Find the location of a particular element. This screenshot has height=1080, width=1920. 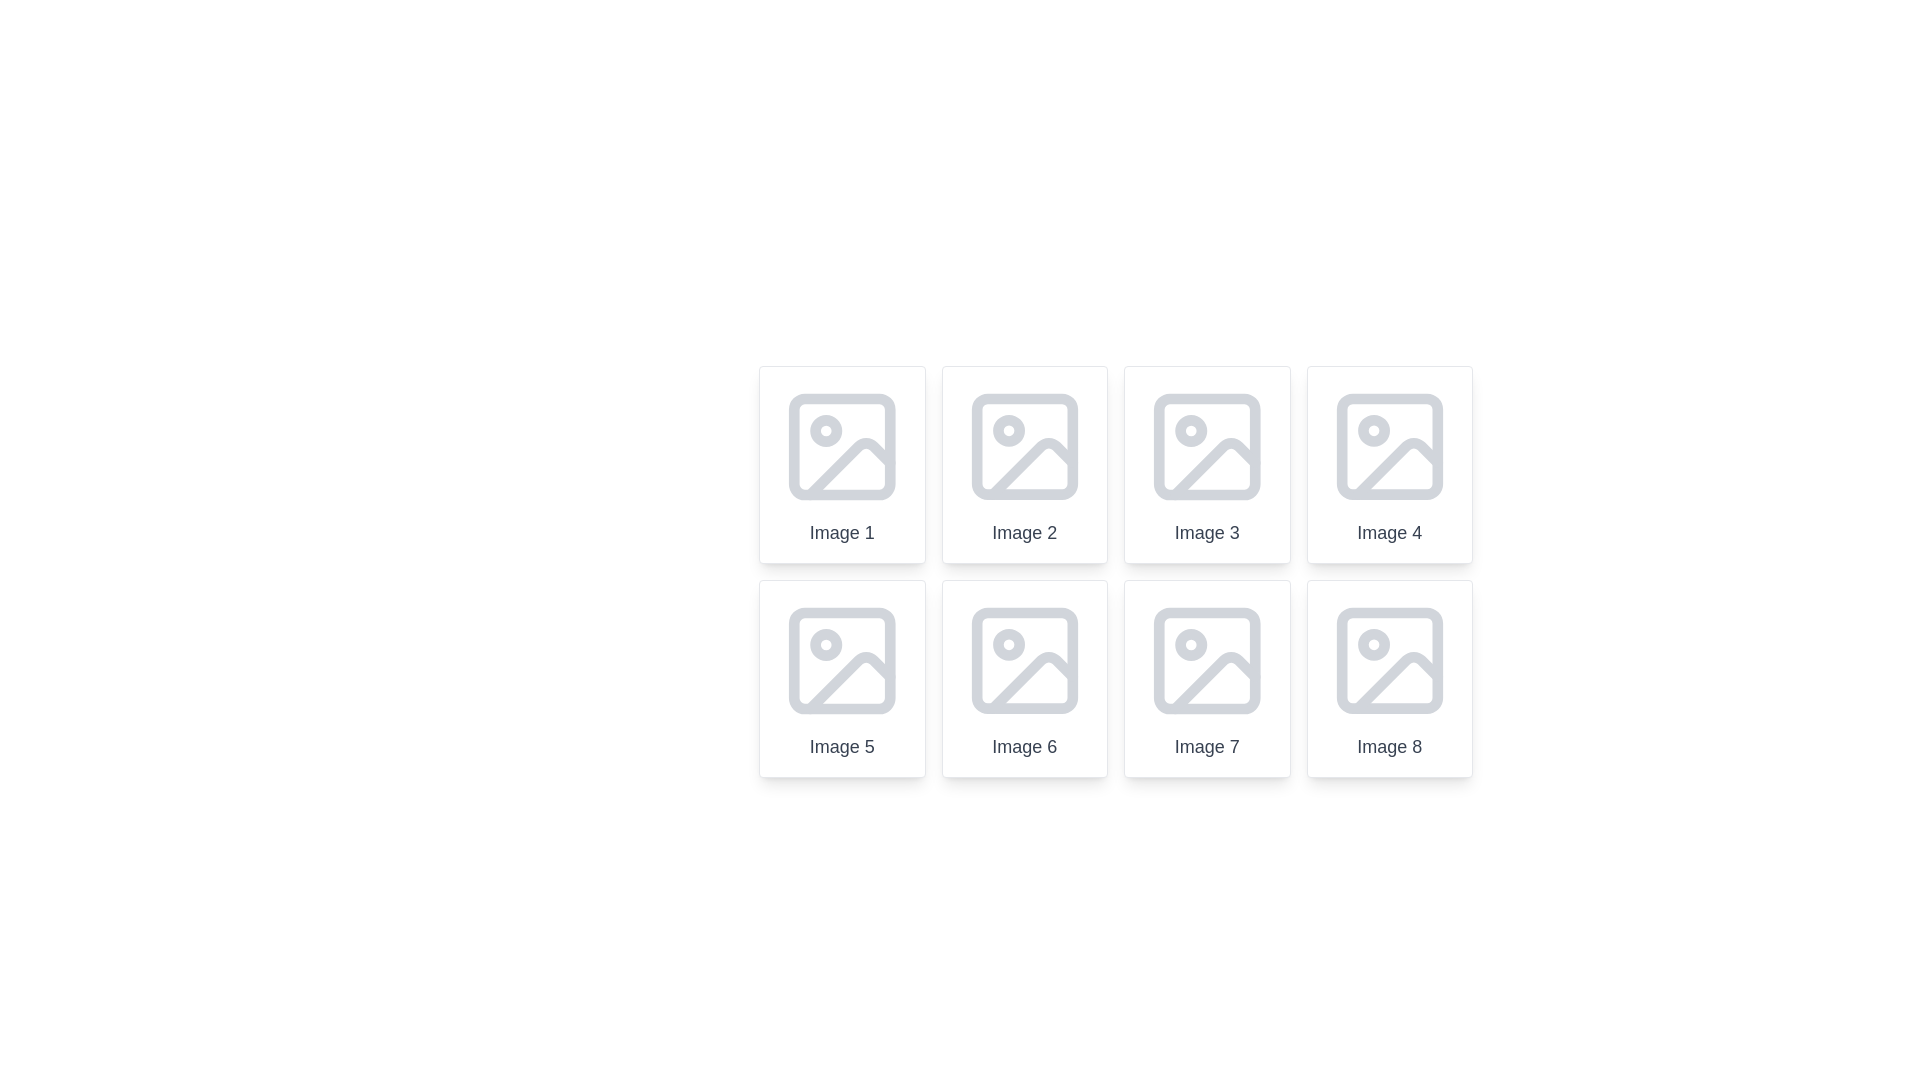

the Icon Decoration Shape, which is a rounded rectangle with a border radius of 2 units, located within the 'Image 8' tile at the bottom-right corner of the grid is located at coordinates (1388, 660).